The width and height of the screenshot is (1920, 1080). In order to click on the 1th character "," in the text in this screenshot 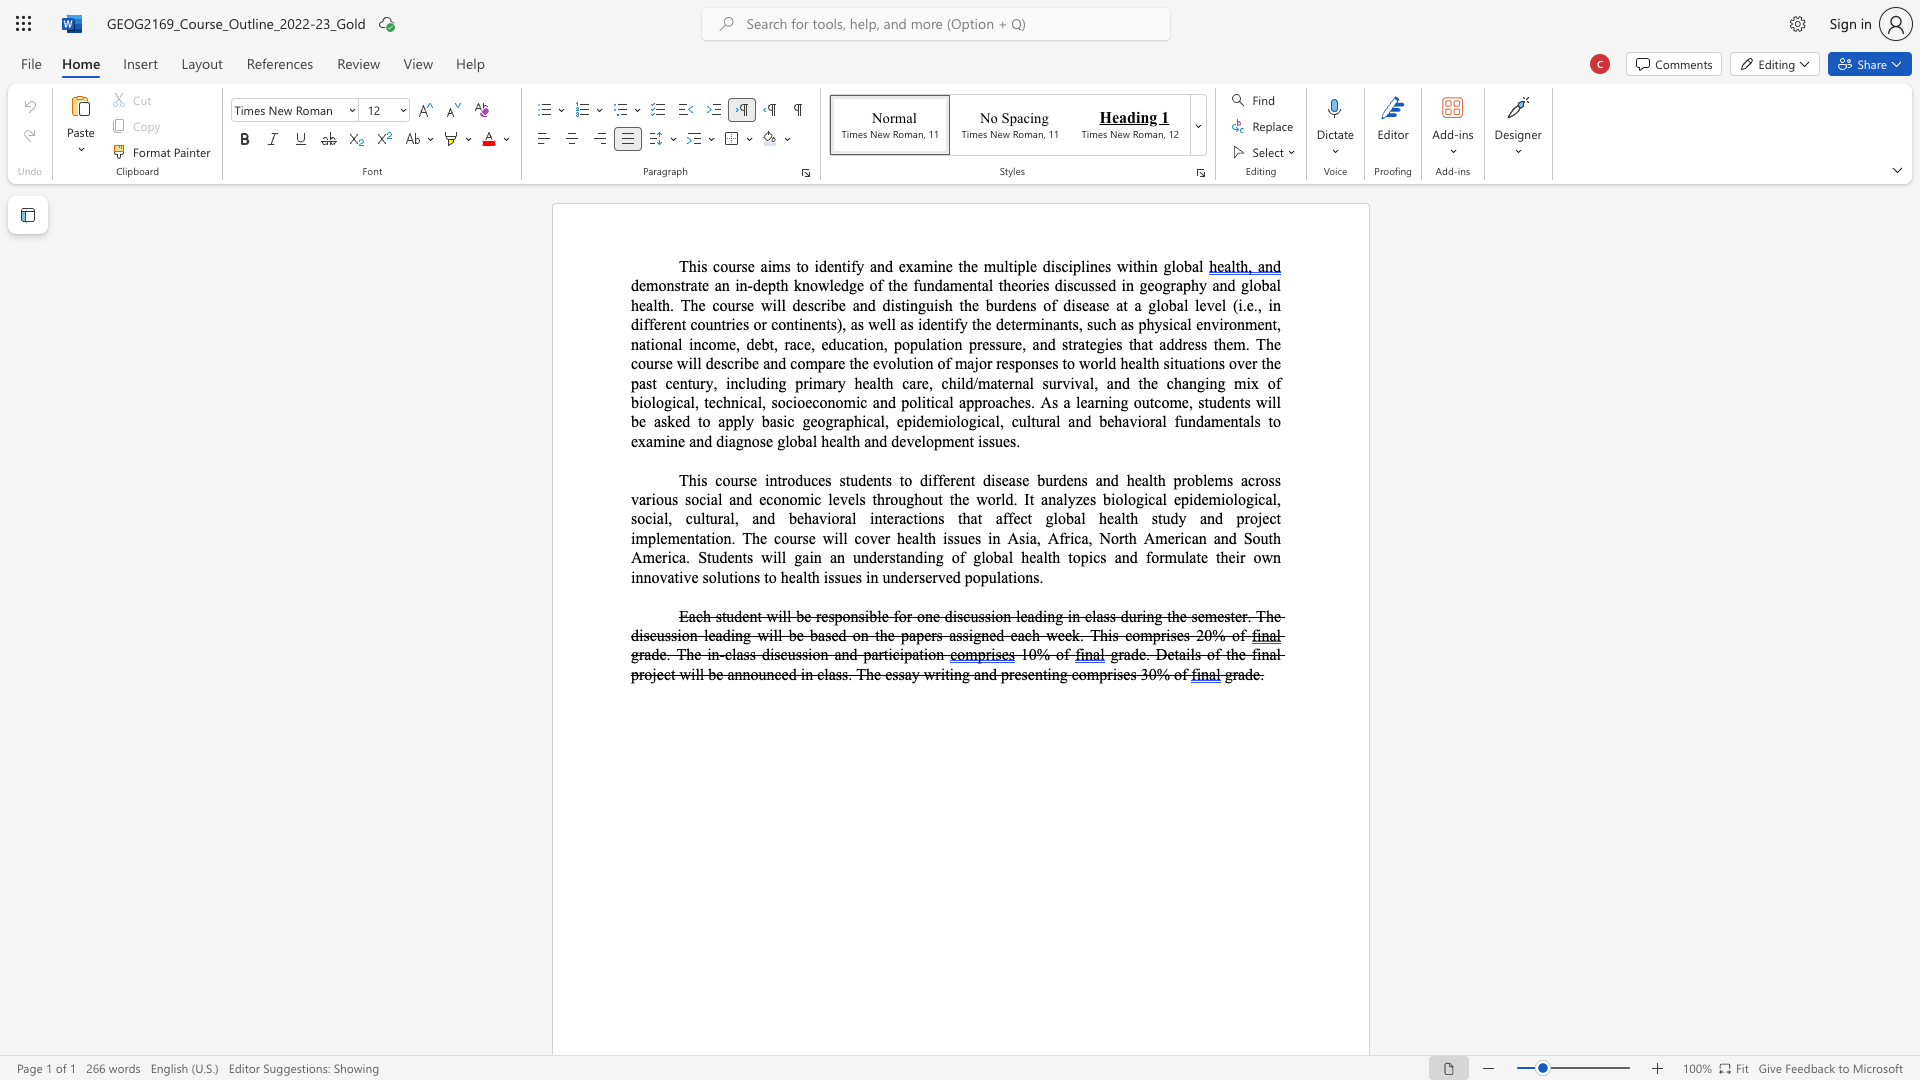, I will do `click(886, 420)`.